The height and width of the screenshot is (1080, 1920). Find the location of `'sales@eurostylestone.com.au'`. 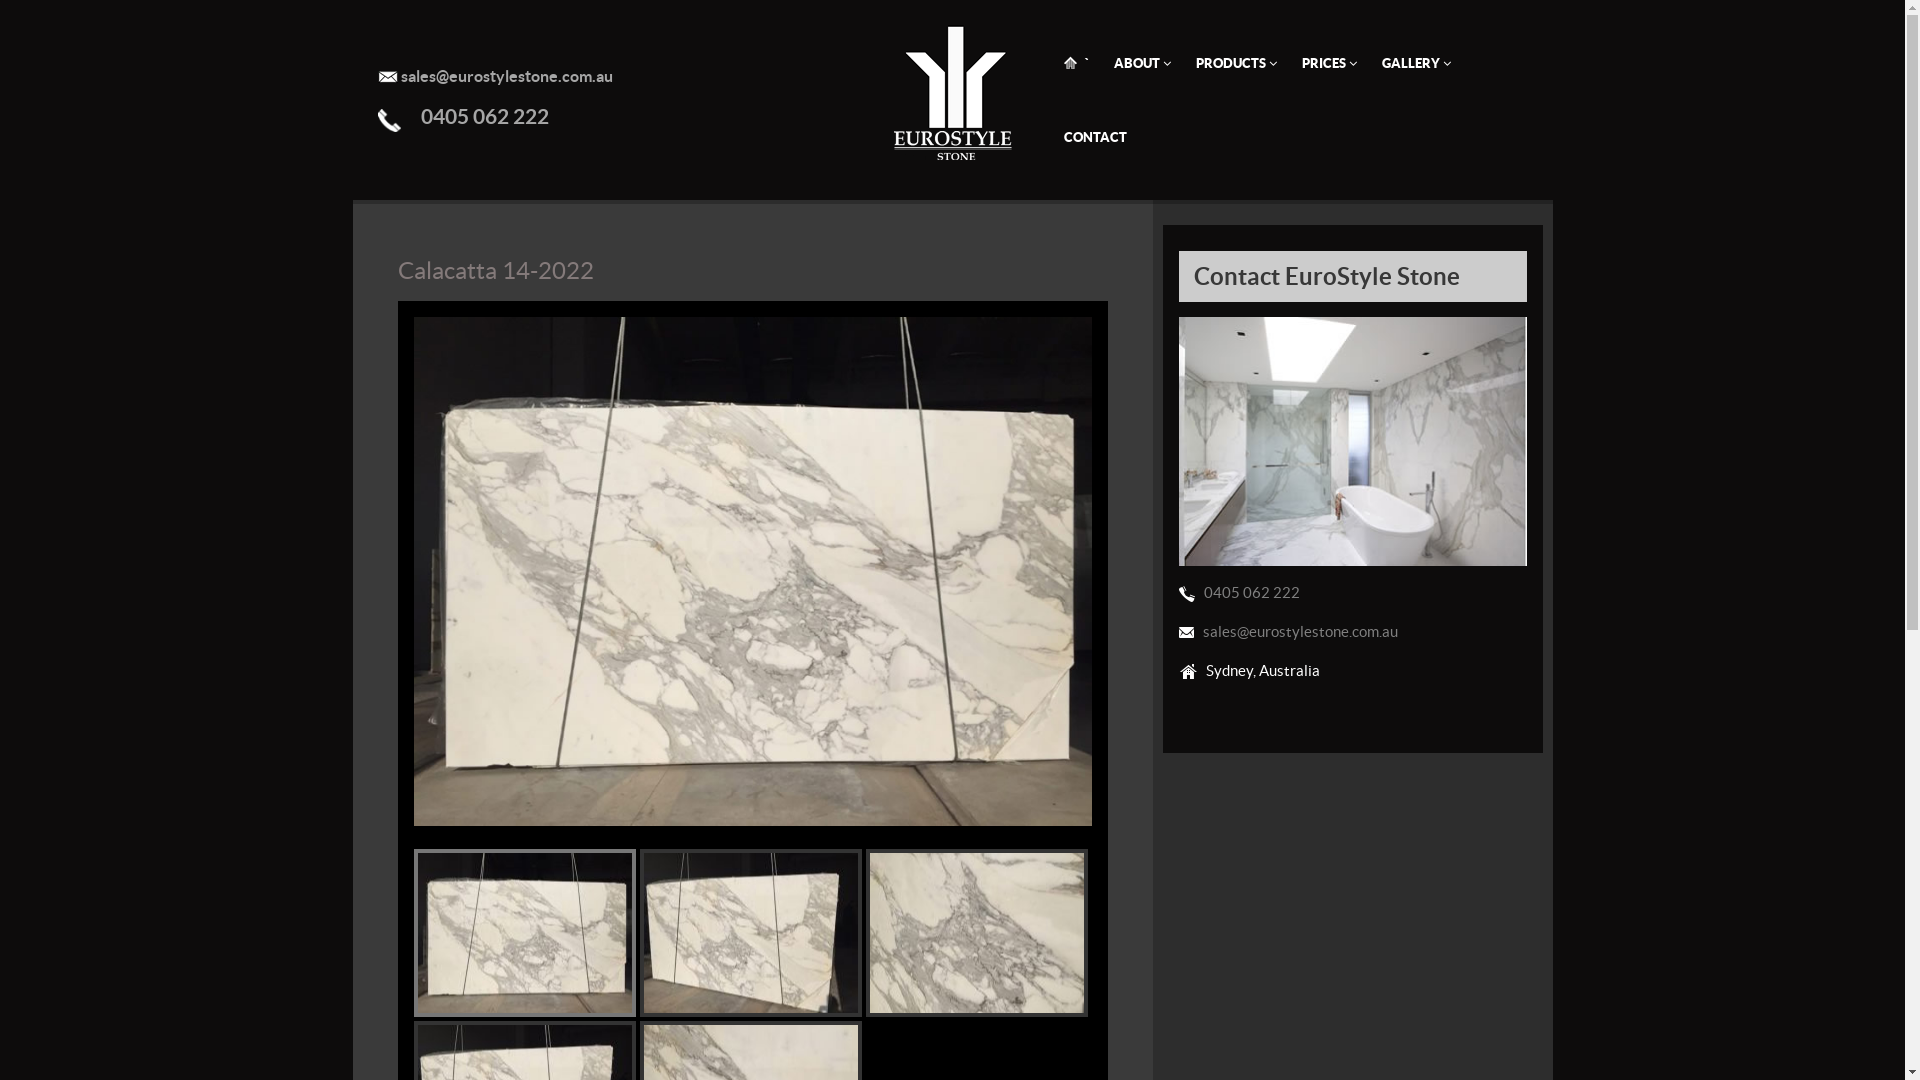

'sales@eurostylestone.com.au' is located at coordinates (1299, 631).